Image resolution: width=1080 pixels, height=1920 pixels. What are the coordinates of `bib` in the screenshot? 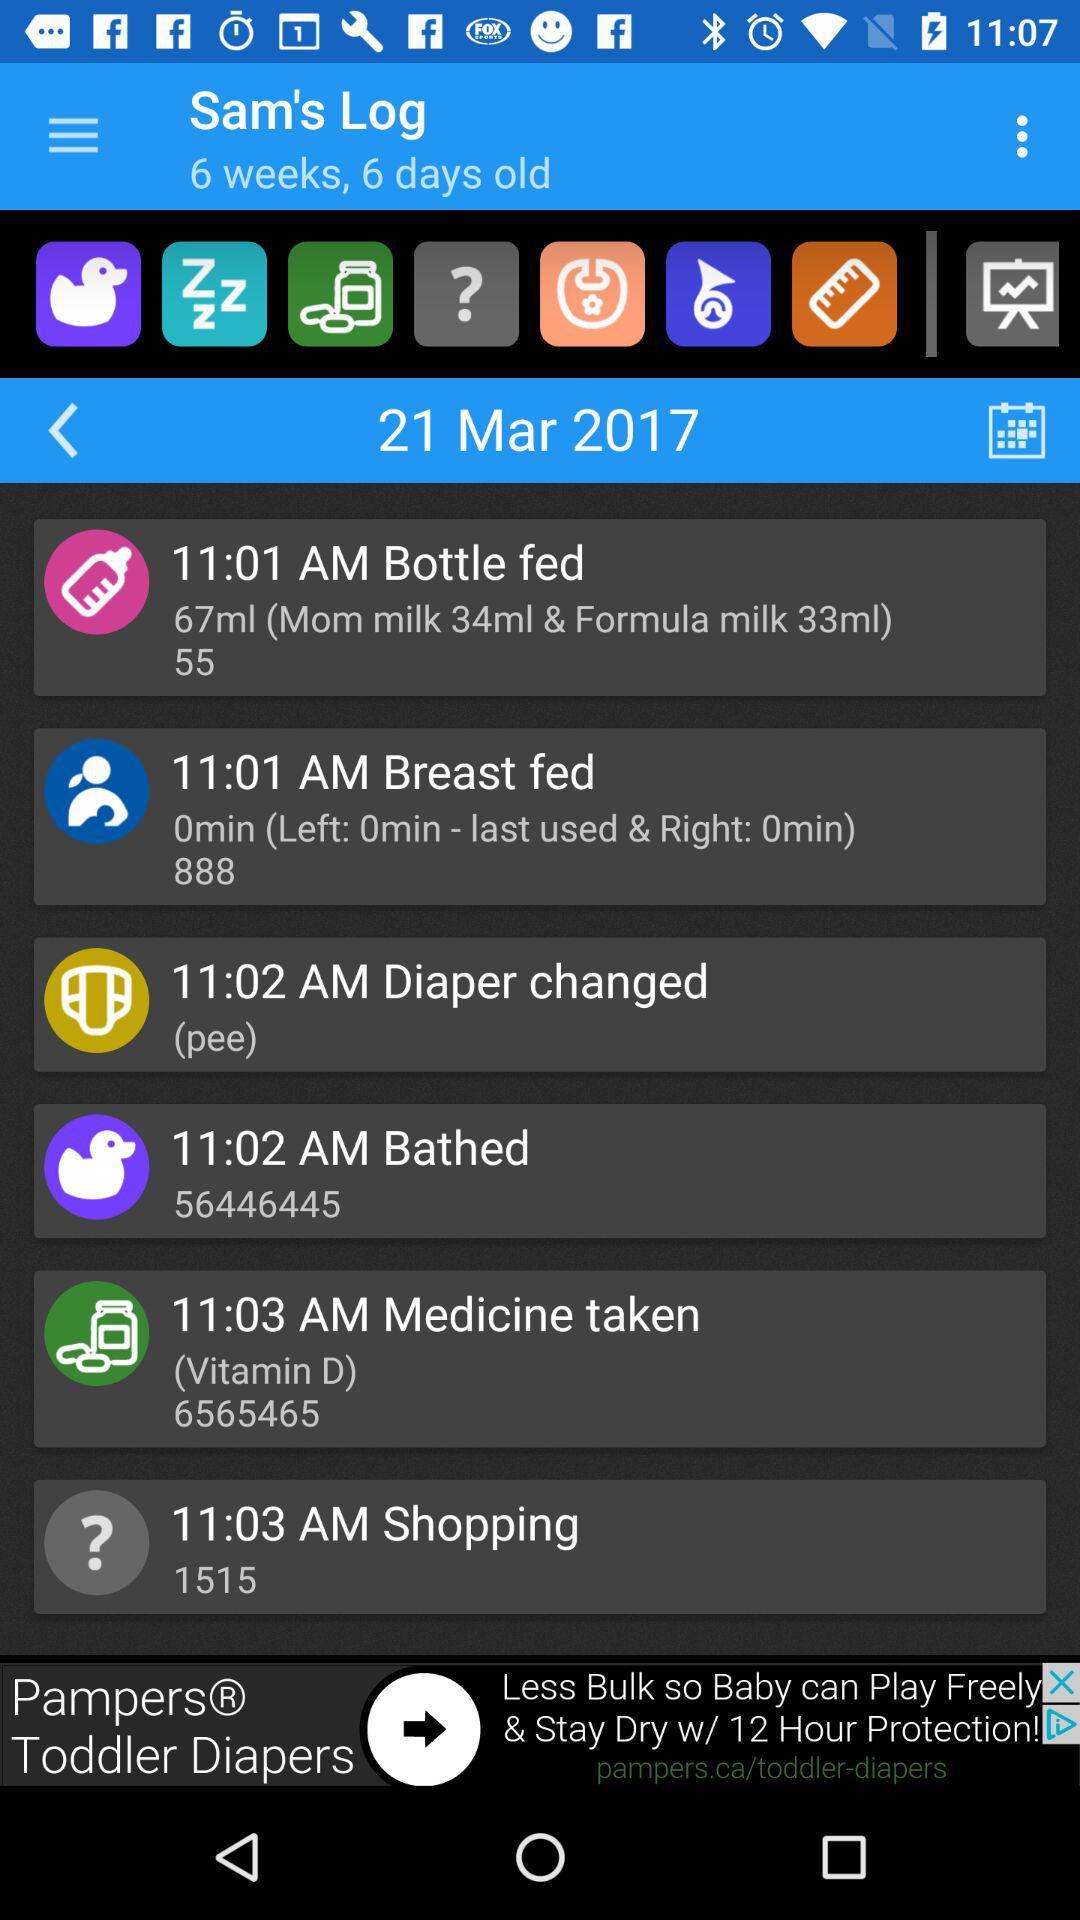 It's located at (591, 292).